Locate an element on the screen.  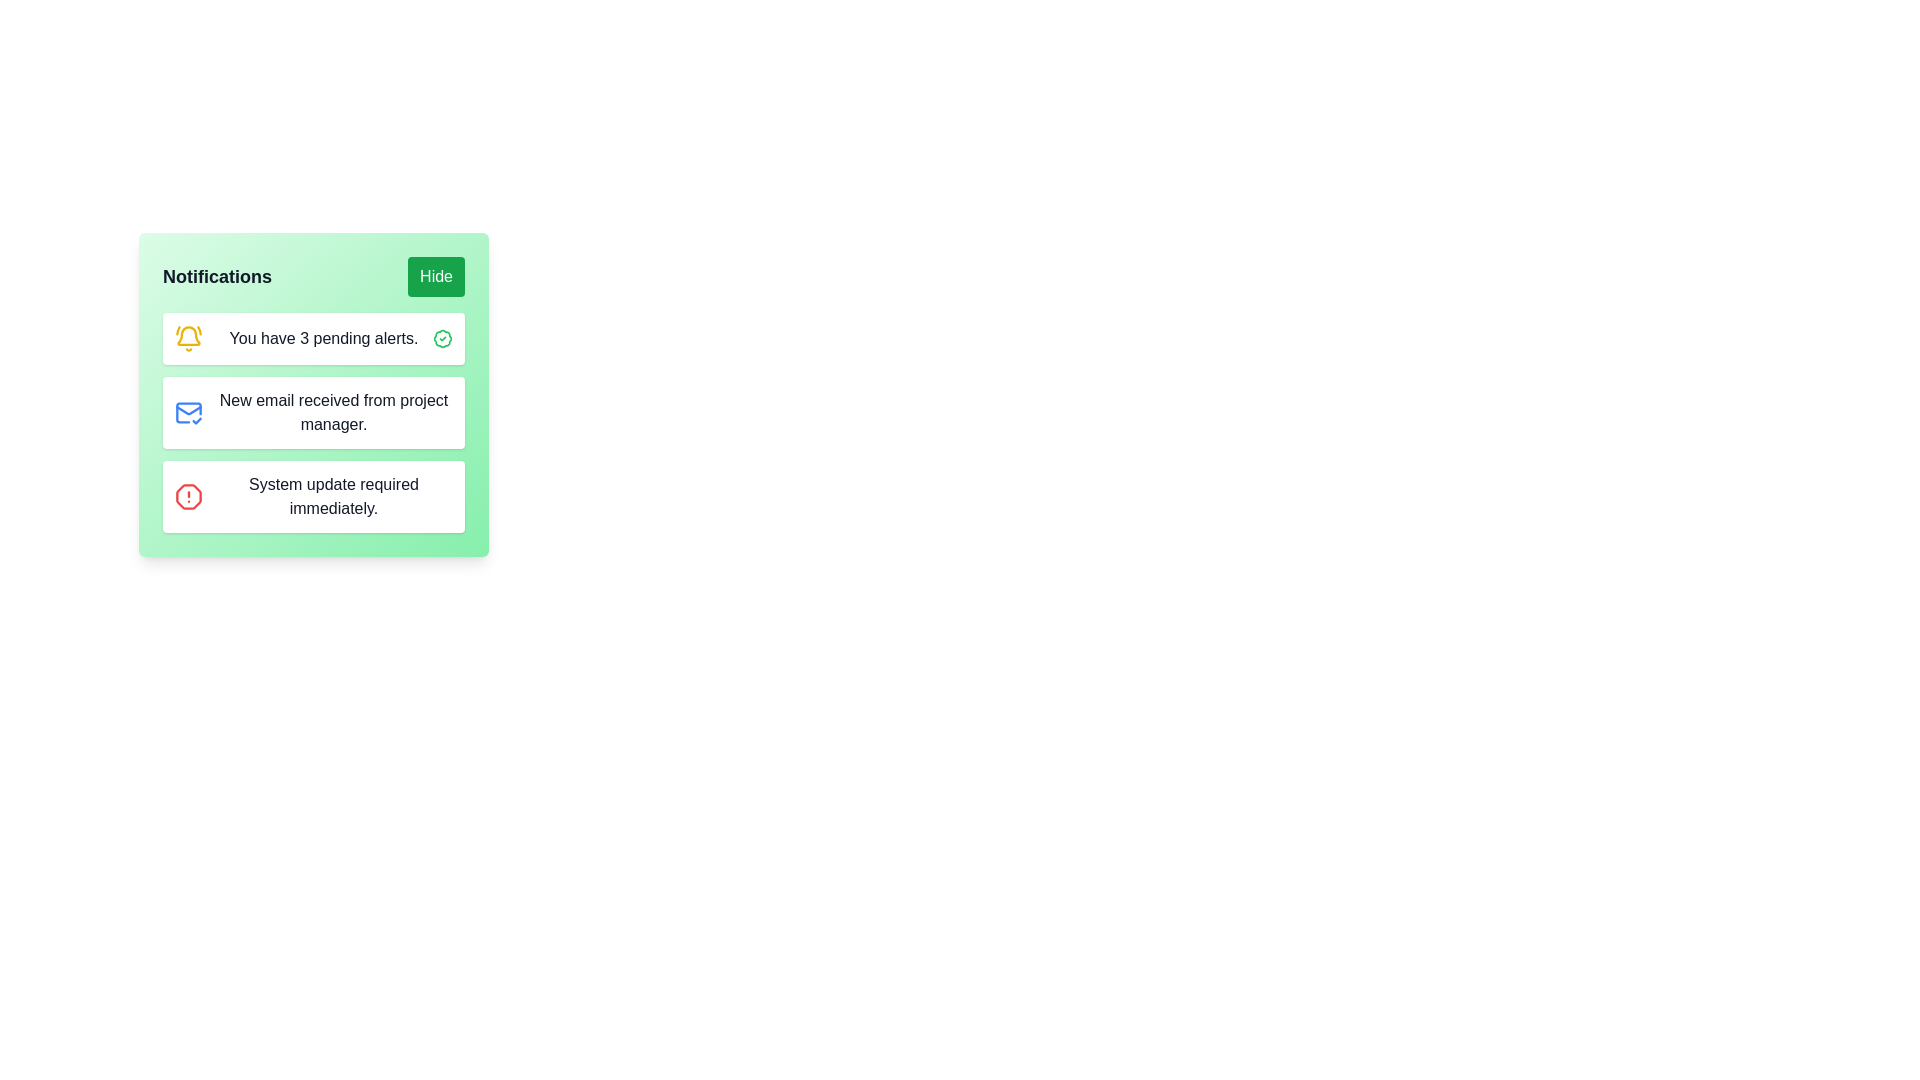
the blue envelope icon with a checkmark indicating email notification status, located in the second row of notifications within the green notification box is located at coordinates (188, 411).